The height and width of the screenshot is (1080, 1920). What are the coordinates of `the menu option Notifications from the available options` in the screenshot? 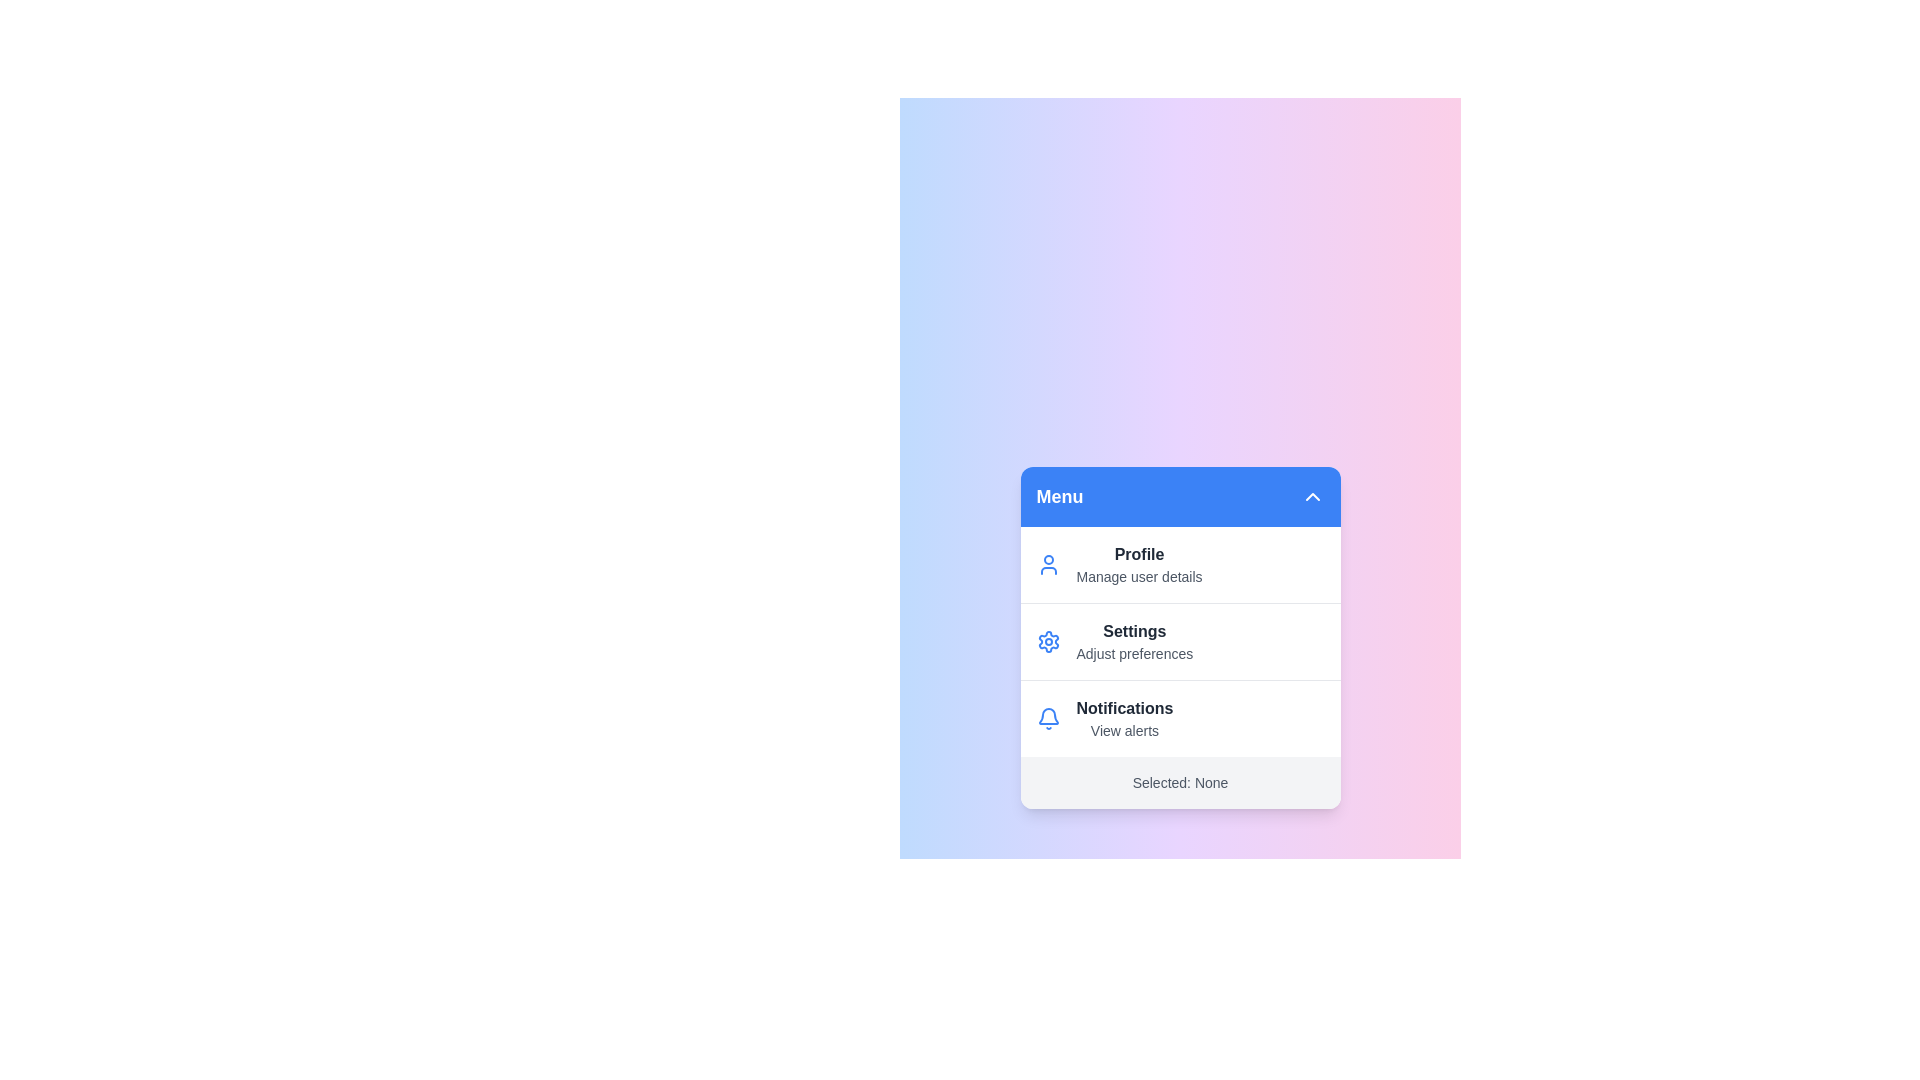 It's located at (1180, 717).